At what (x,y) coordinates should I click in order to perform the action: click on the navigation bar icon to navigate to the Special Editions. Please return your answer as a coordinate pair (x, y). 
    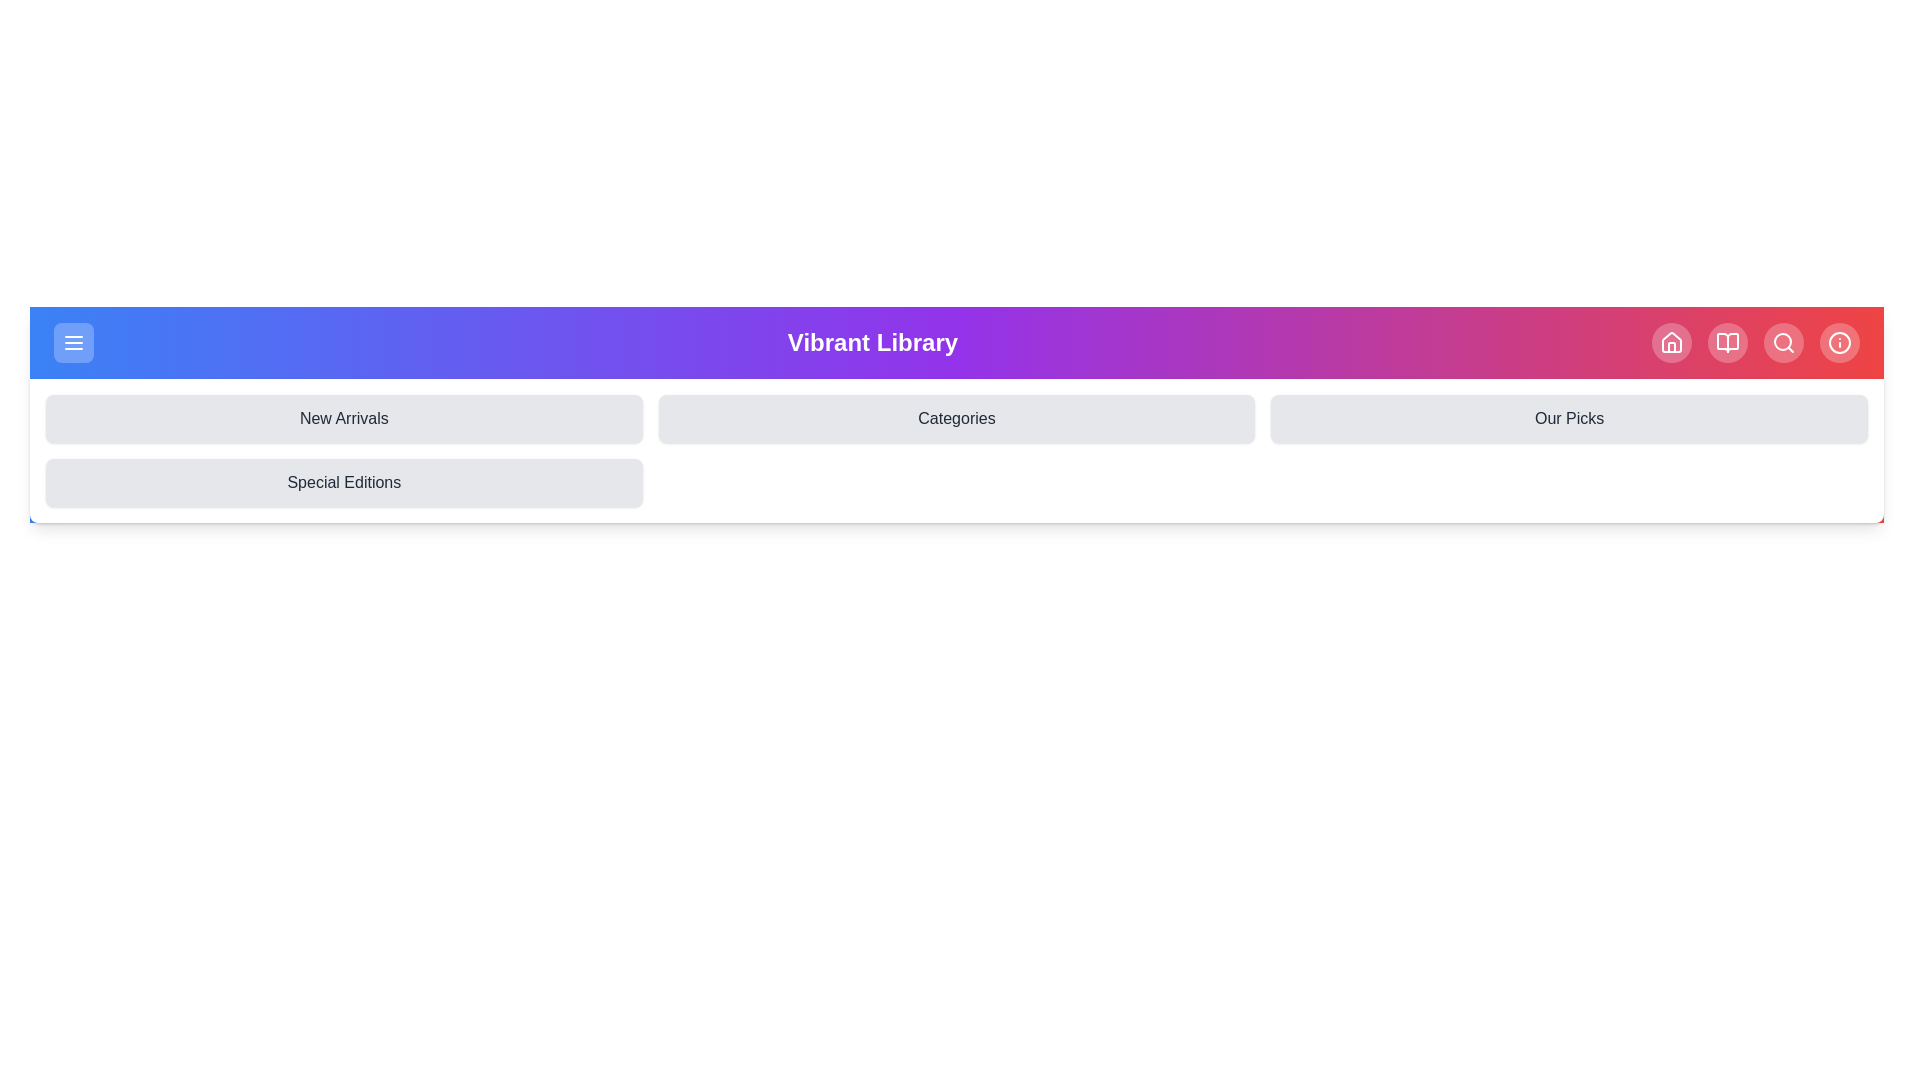
    Looking at the image, I should click on (344, 482).